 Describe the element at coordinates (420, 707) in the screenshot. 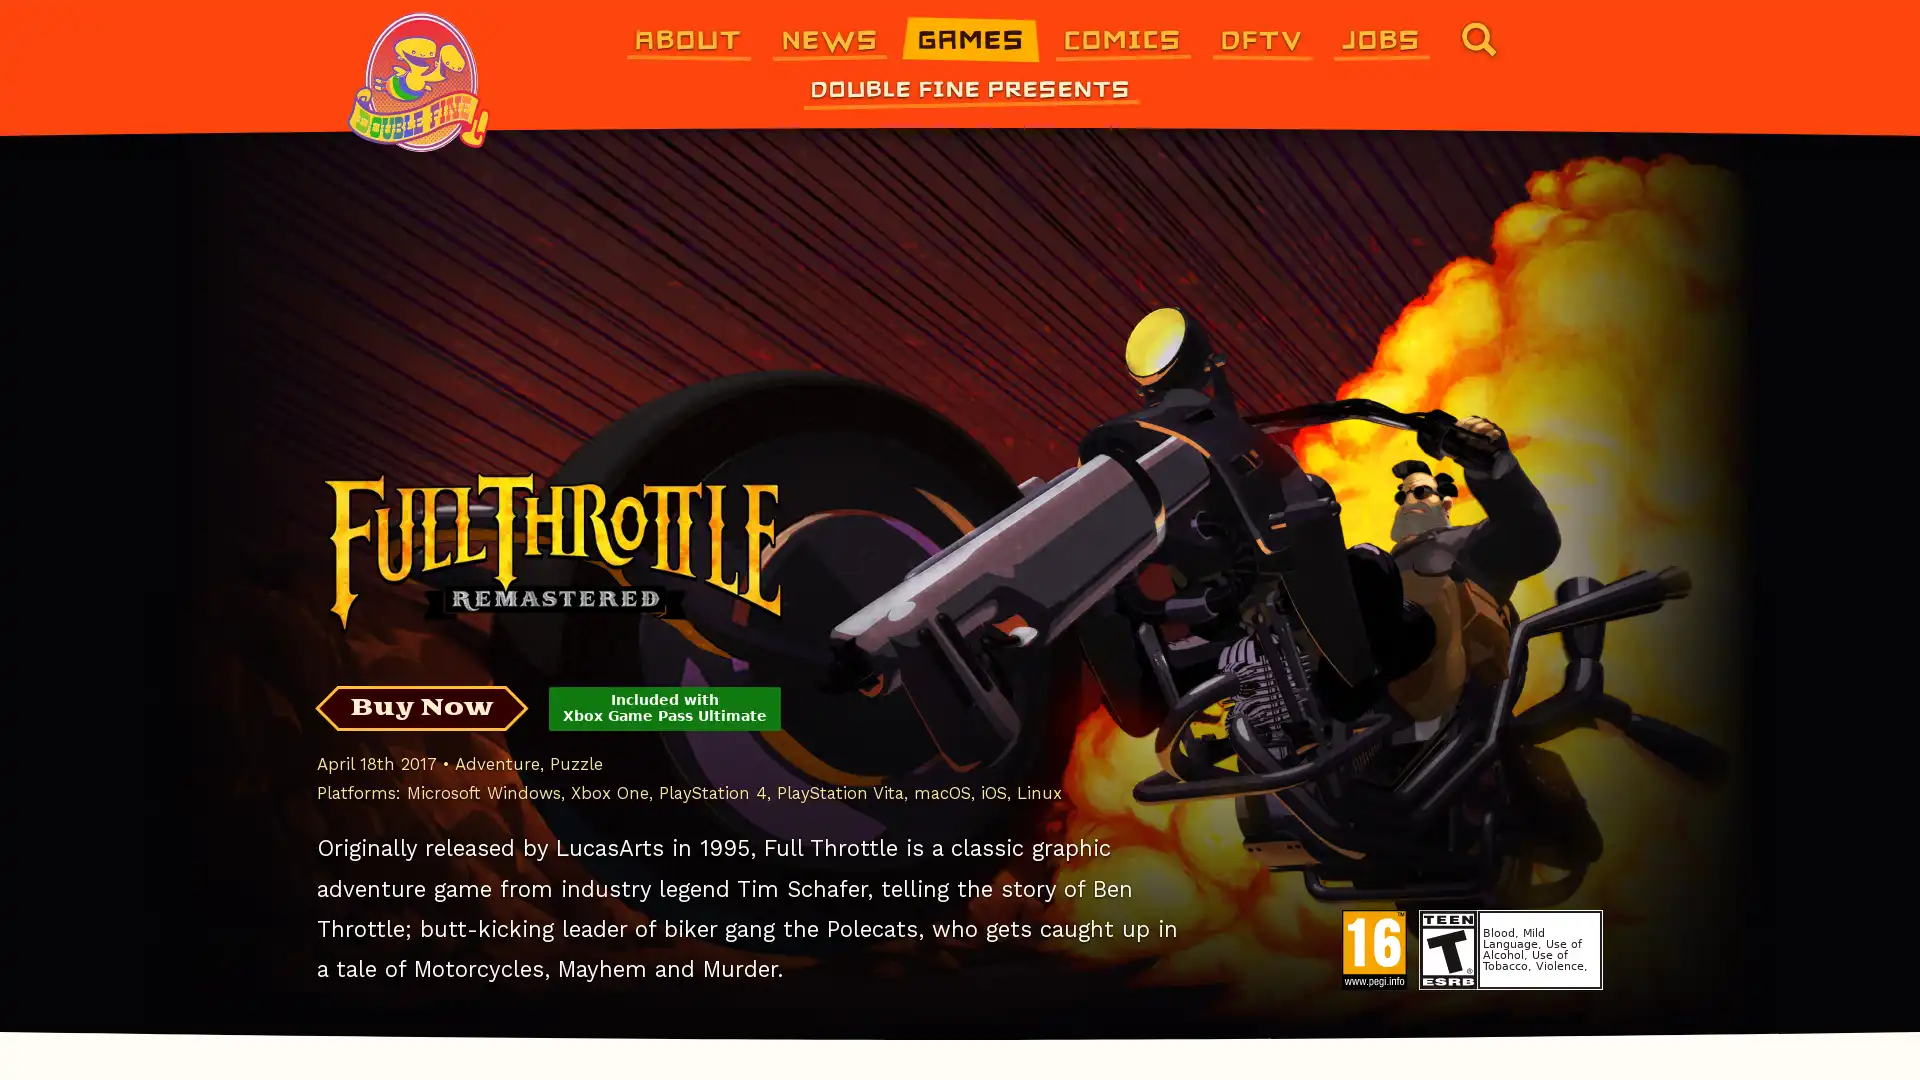

I see `Buy Now` at that location.